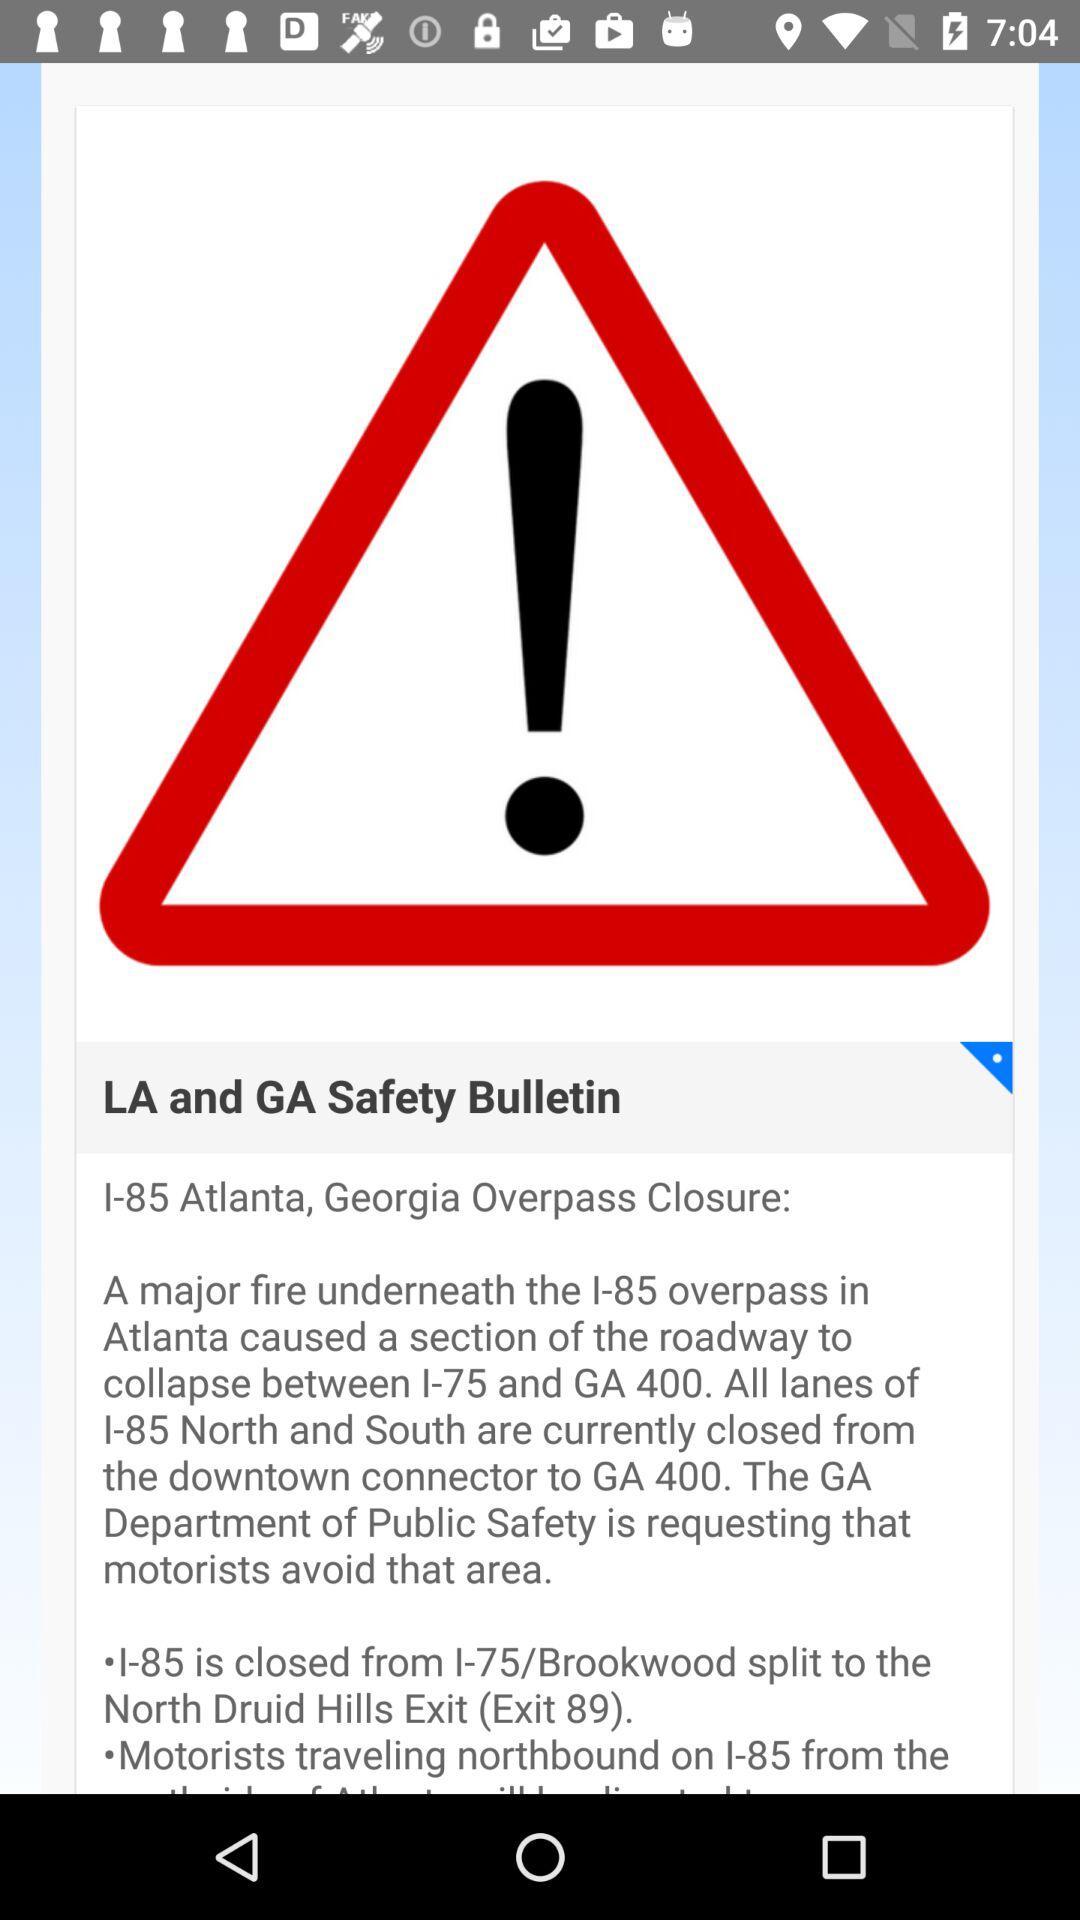  I want to click on the app above i 85 atlanta item, so click(362, 1096).